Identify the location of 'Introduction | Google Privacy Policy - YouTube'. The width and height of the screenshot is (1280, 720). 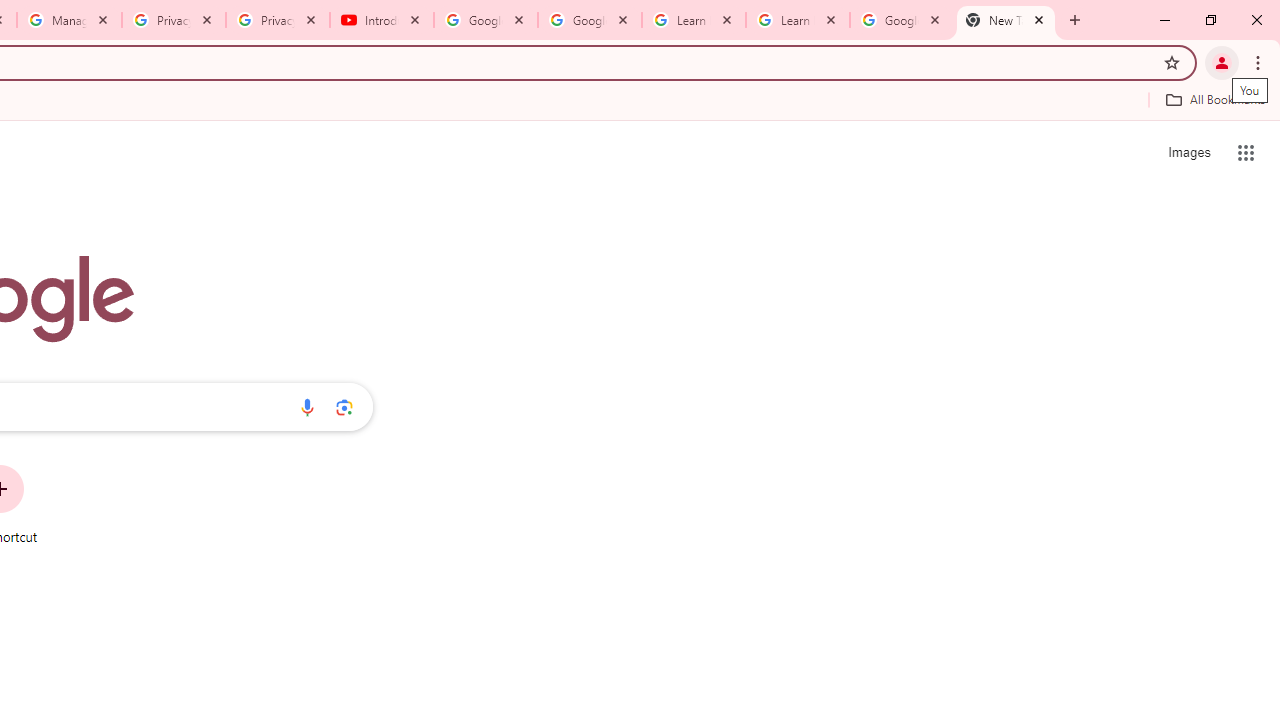
(382, 20).